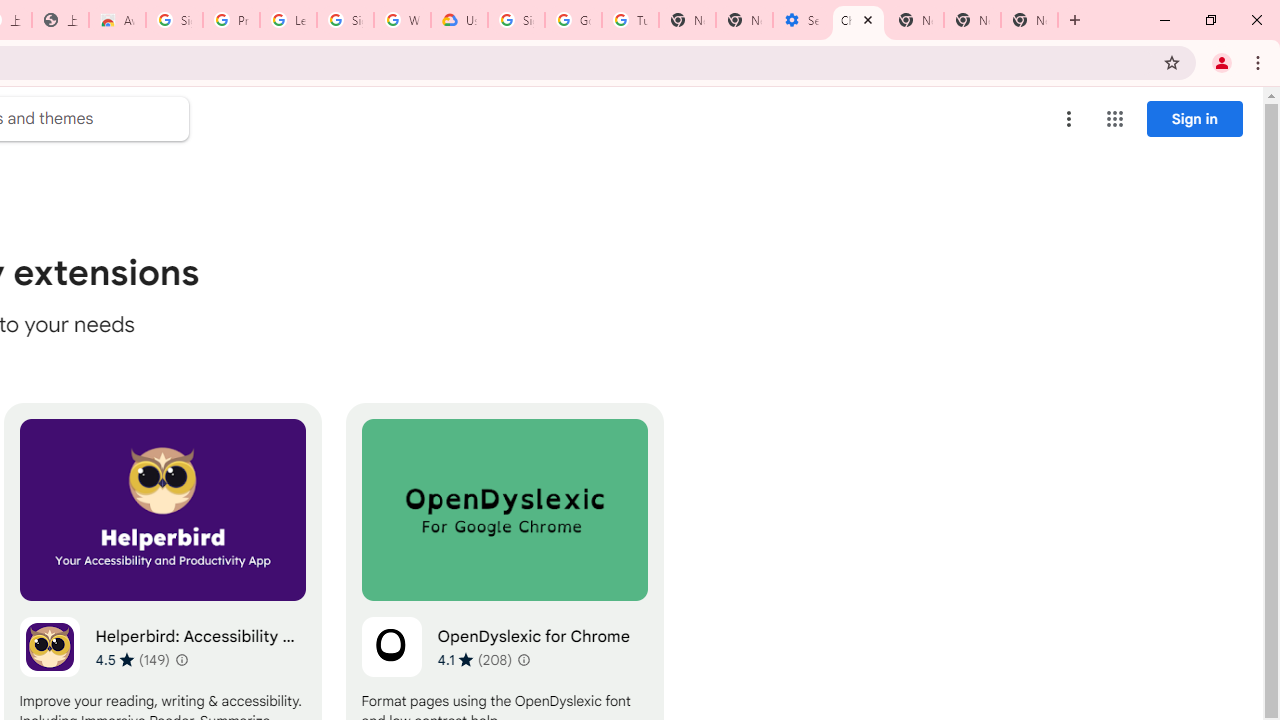 The image size is (1280, 720). Describe the element at coordinates (345, 20) in the screenshot. I see `'Sign in - Google Accounts'` at that location.